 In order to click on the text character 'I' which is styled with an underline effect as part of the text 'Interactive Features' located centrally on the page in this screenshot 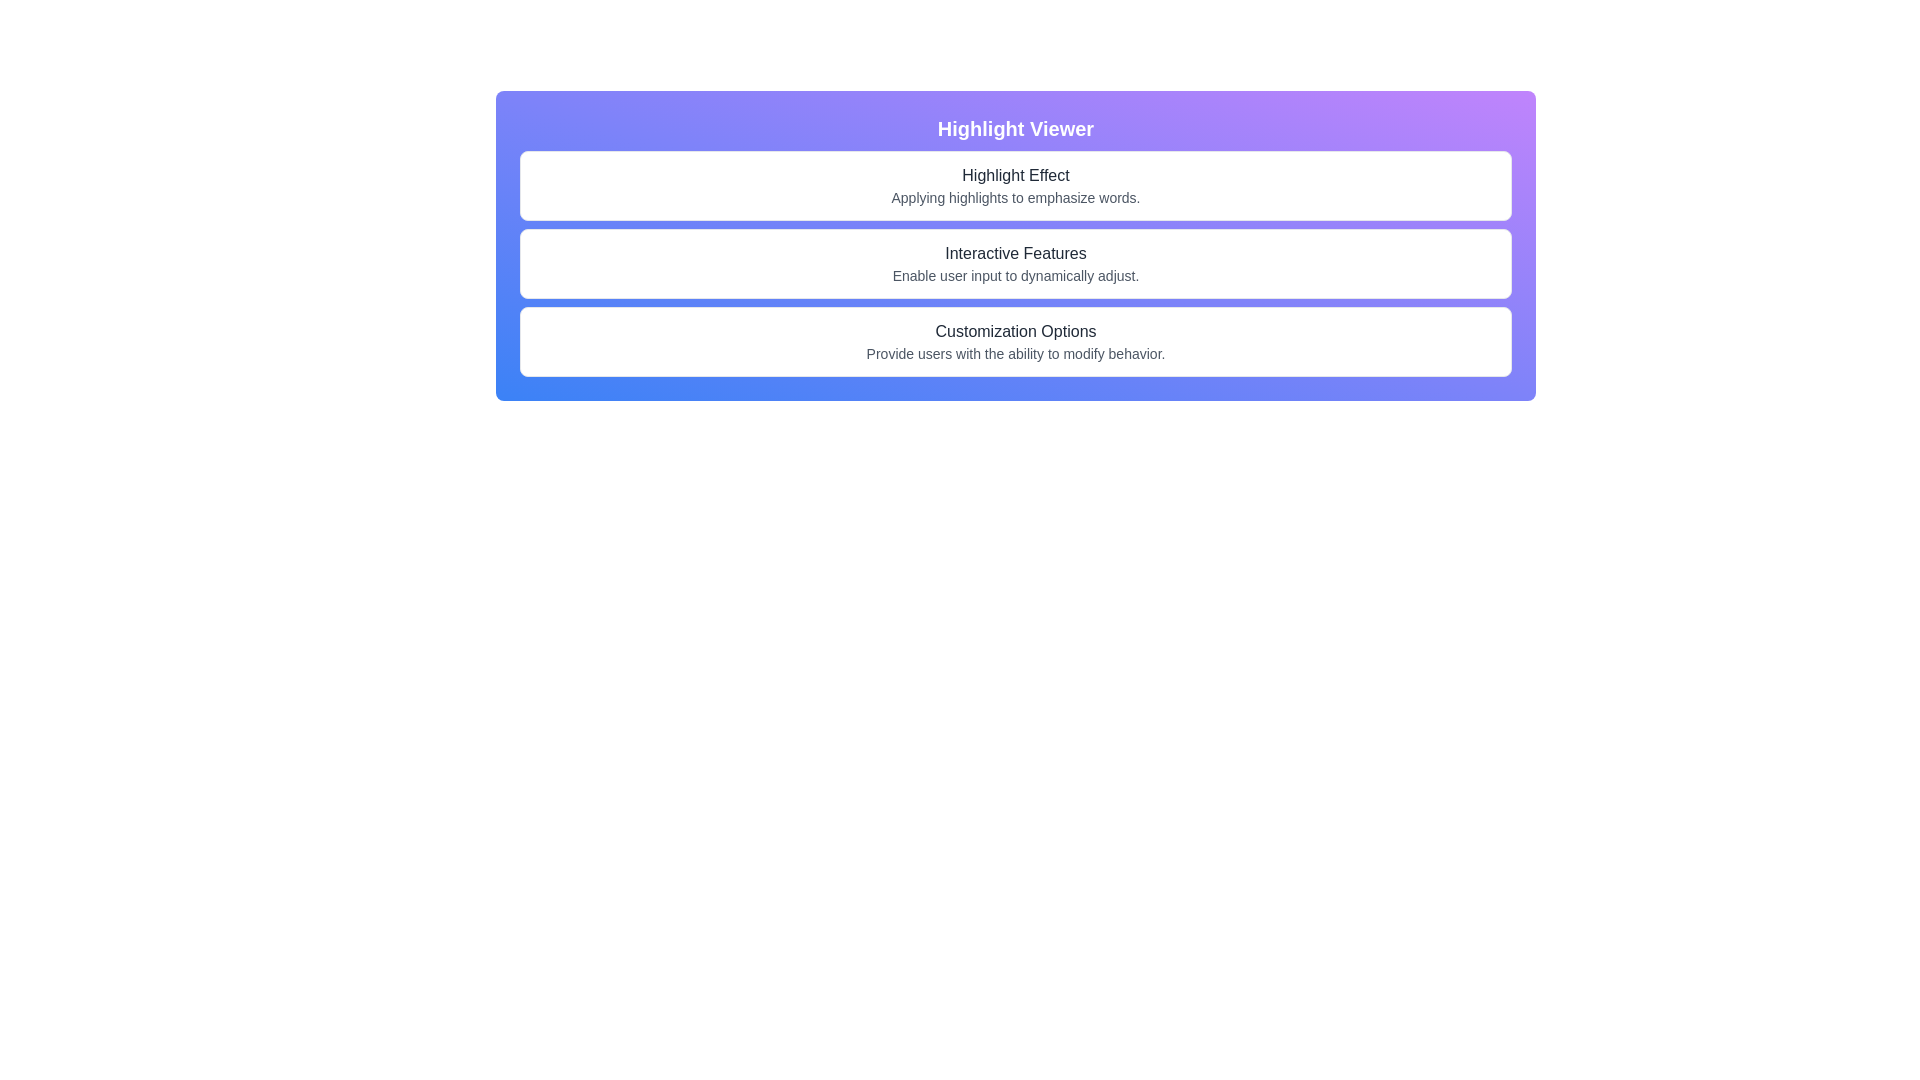, I will do `click(946, 252)`.